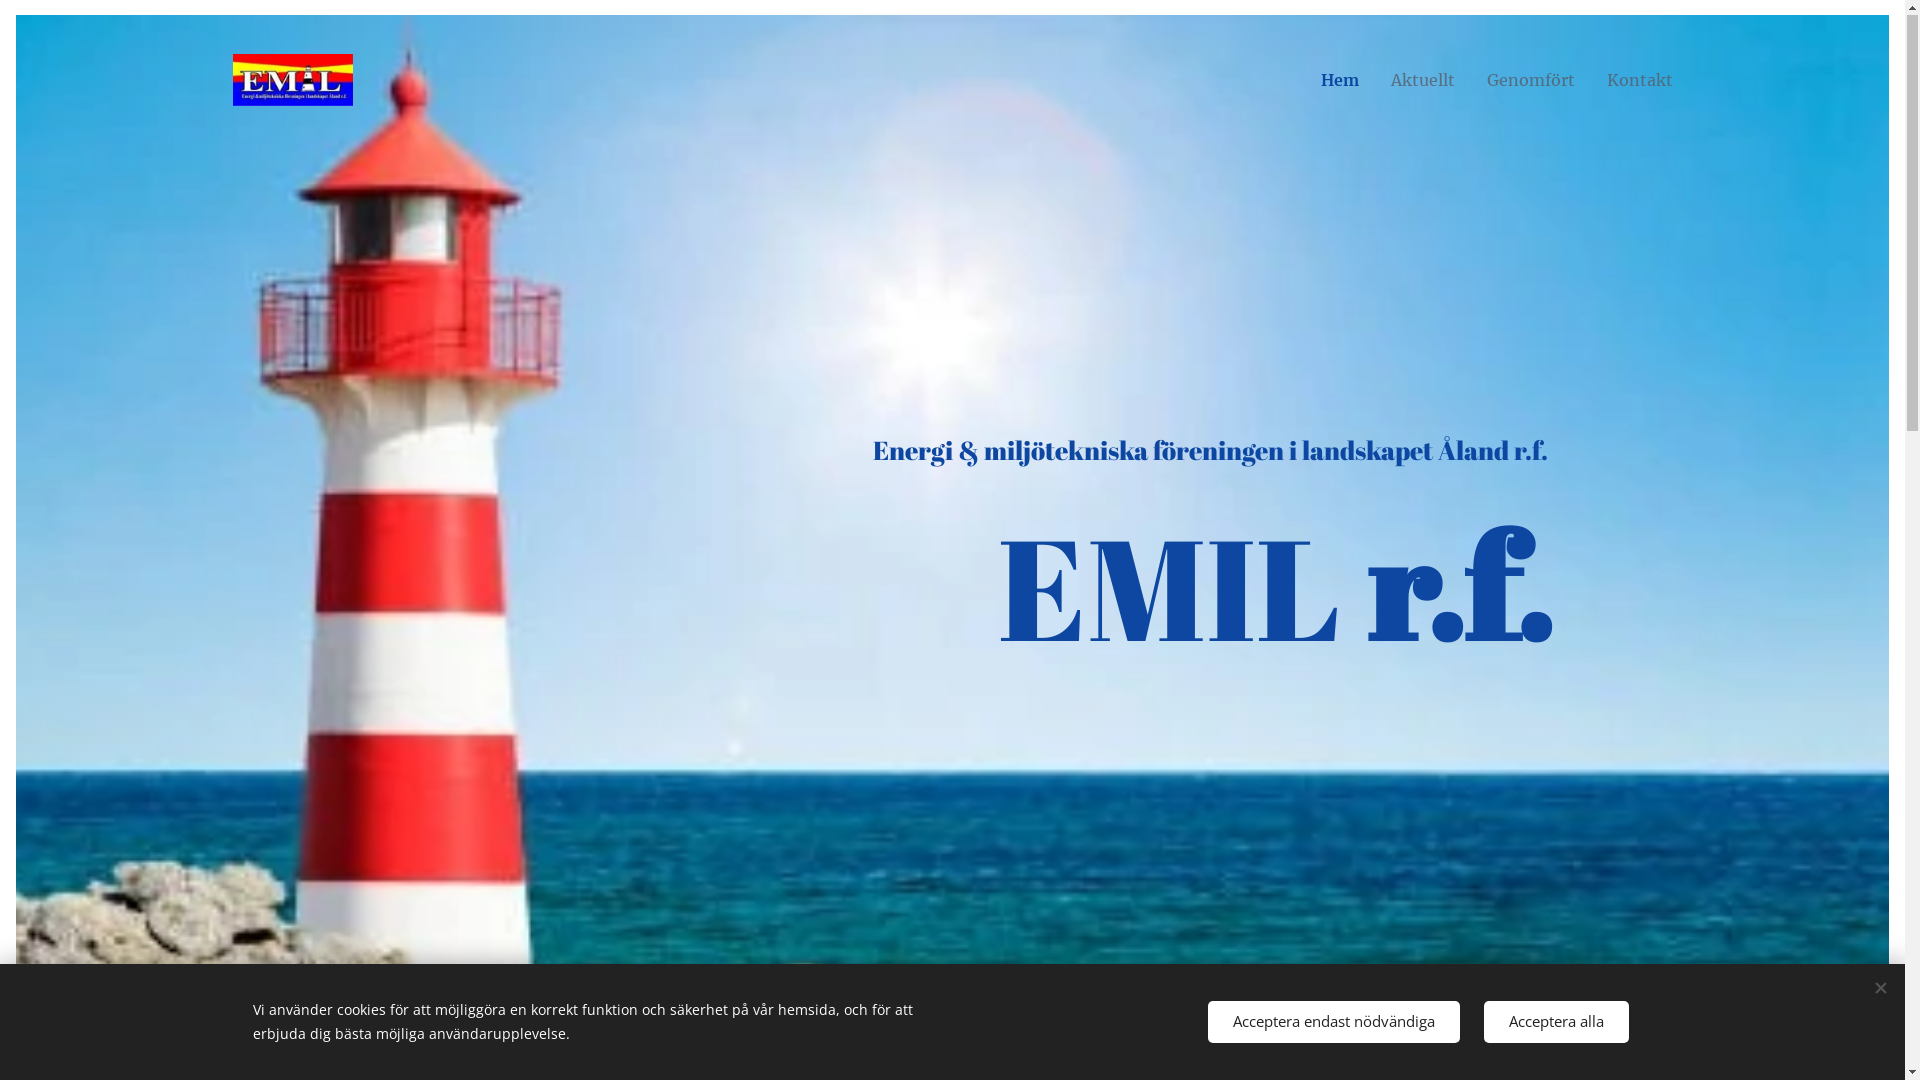 Image resolution: width=1920 pixels, height=1080 pixels. Describe the element at coordinates (1588, 80) in the screenshot. I see `'Kontakt'` at that location.